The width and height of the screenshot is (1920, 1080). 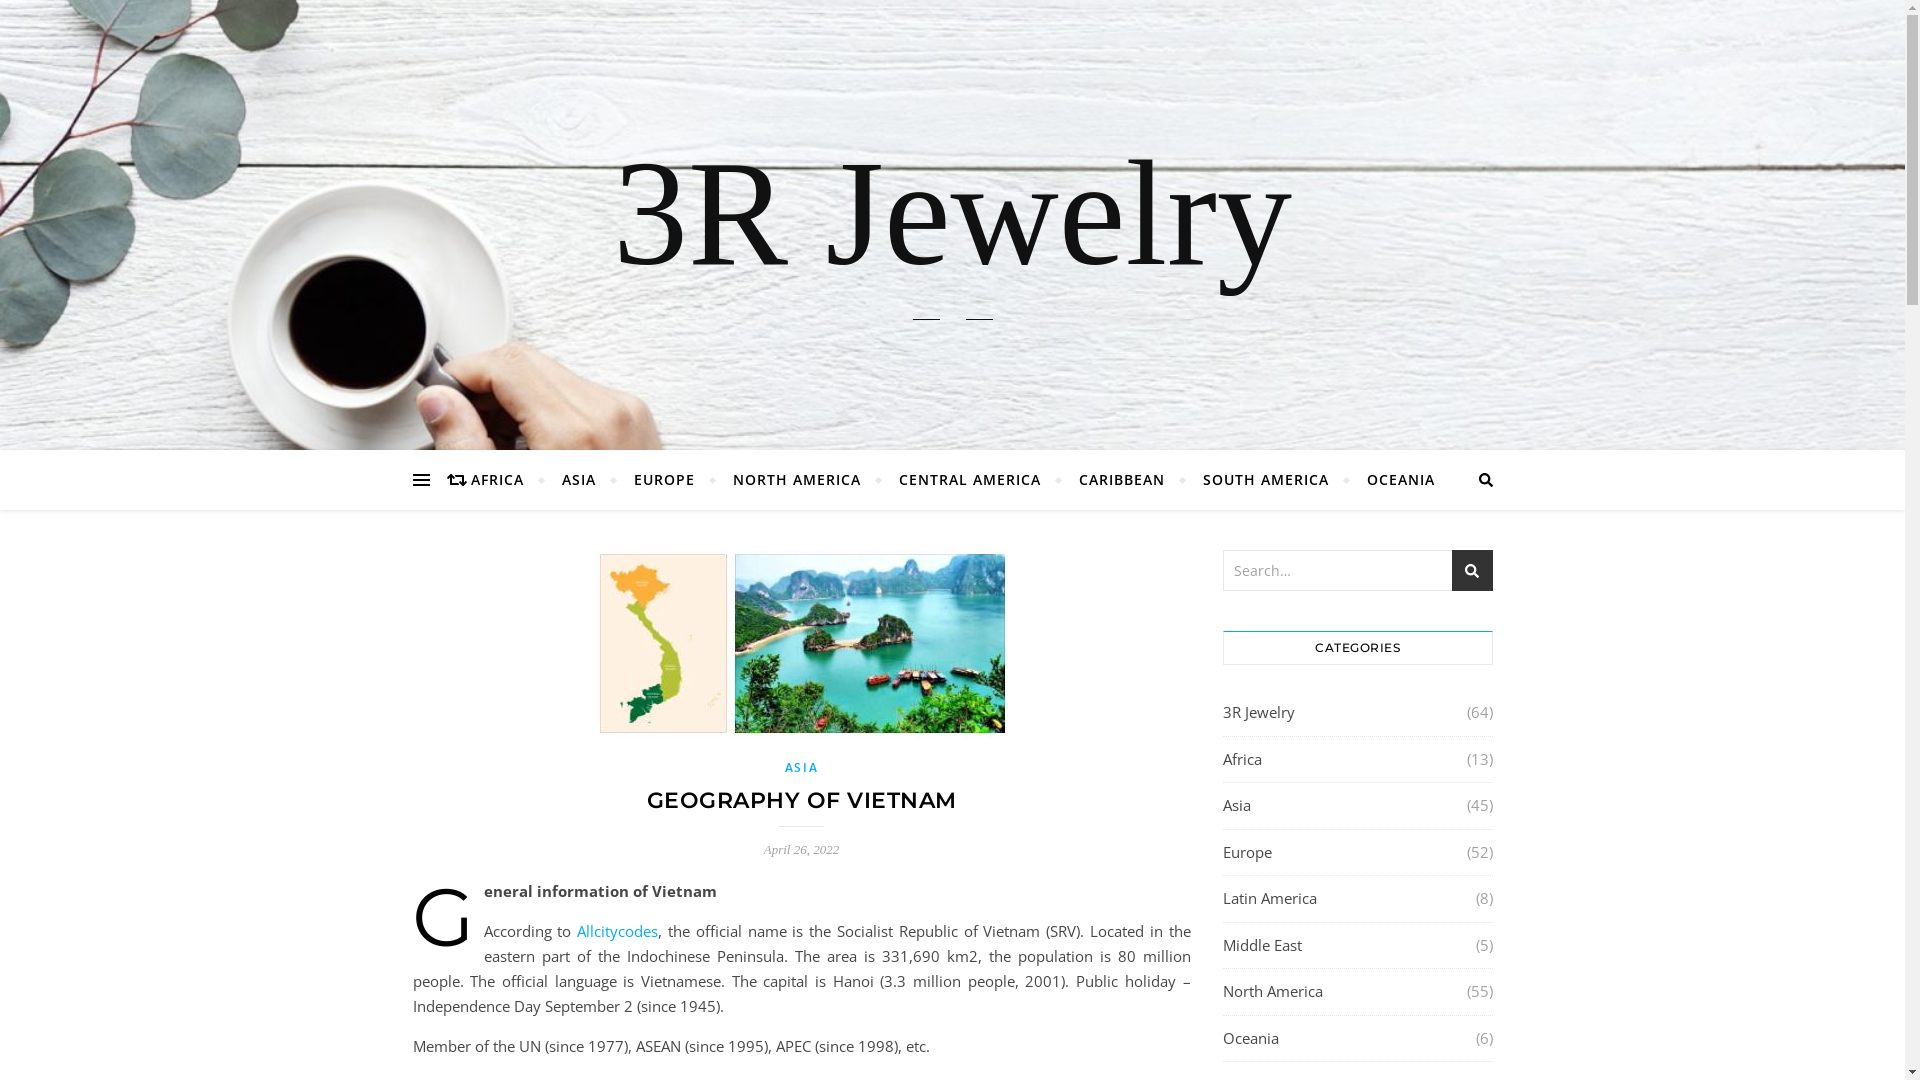 What do you see at coordinates (543, 479) in the screenshot?
I see `'ASIA'` at bounding box center [543, 479].